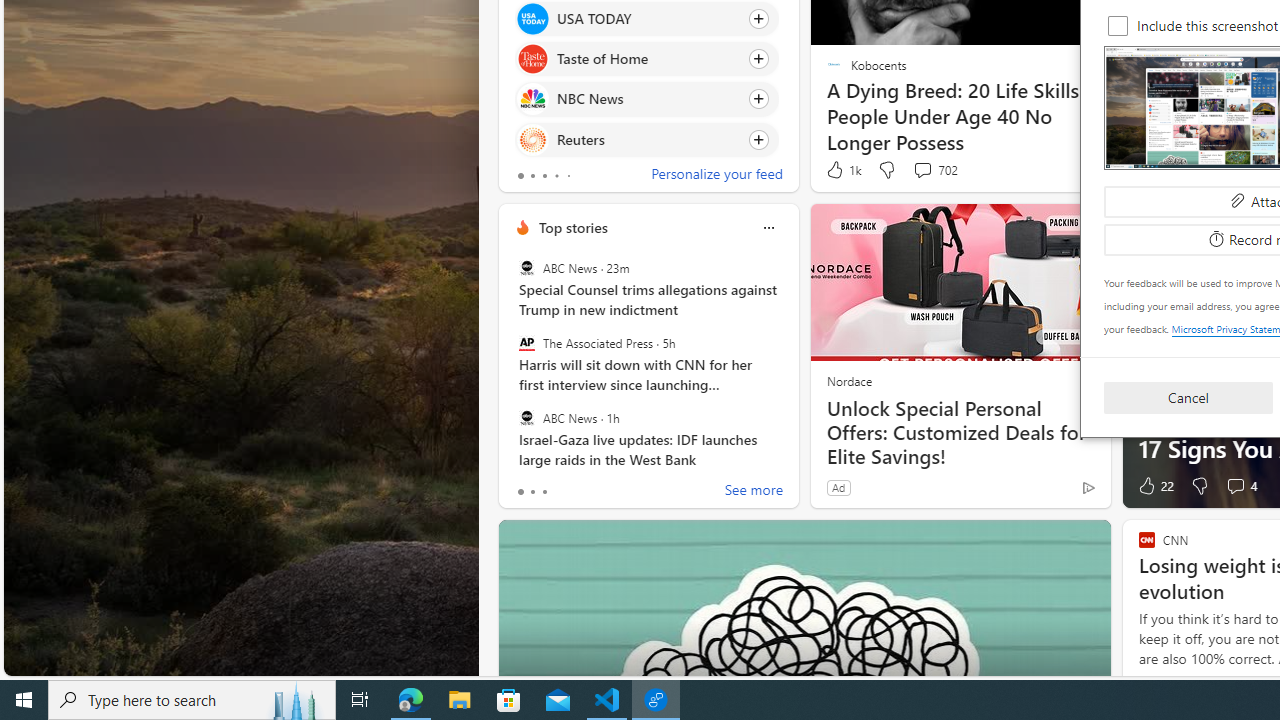  What do you see at coordinates (24, 698) in the screenshot?
I see `'Start'` at bounding box center [24, 698].